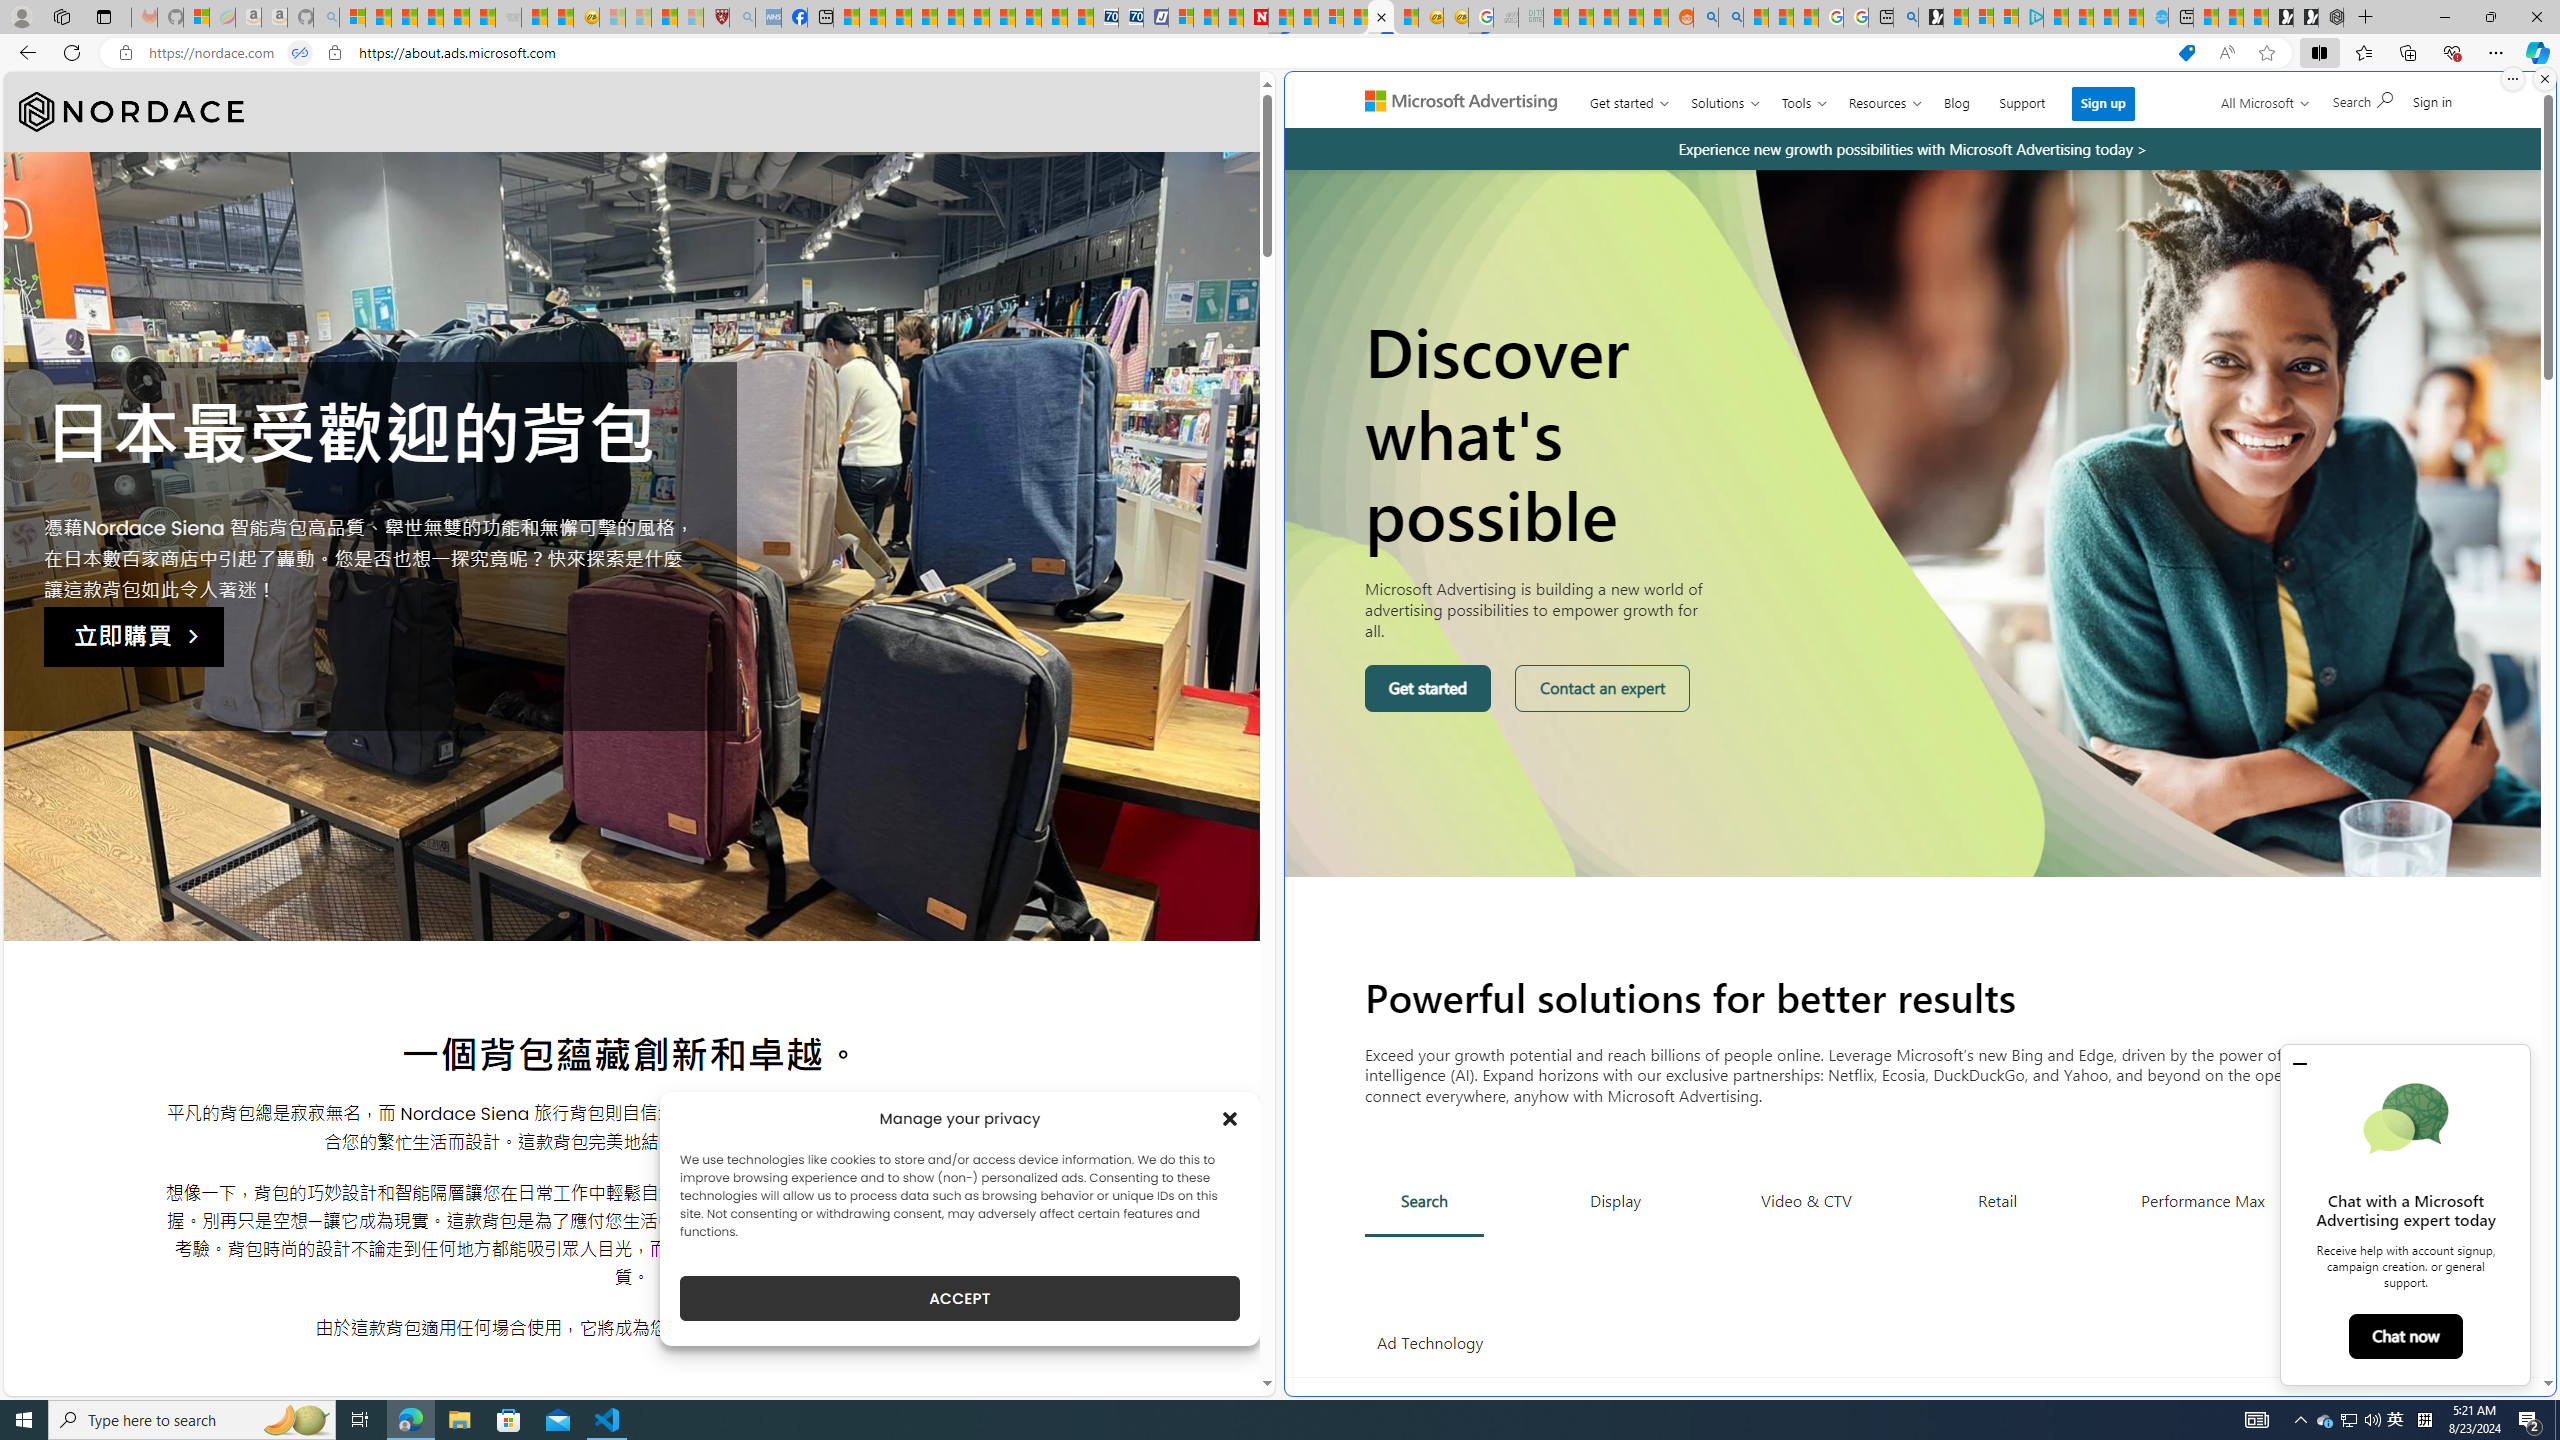 This screenshot has height=1440, width=2560. I want to click on 'Utah sues federal government - Search', so click(1729, 16).